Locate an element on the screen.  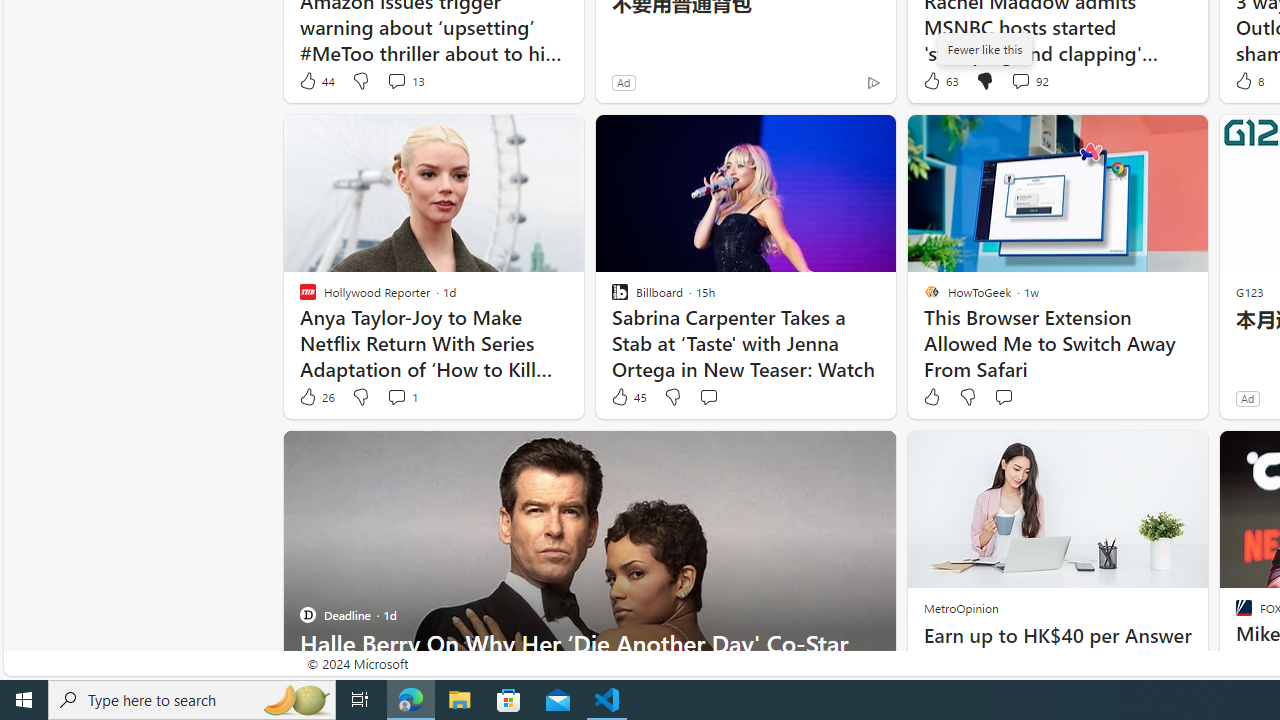
'Ad' is located at coordinates (1246, 398).